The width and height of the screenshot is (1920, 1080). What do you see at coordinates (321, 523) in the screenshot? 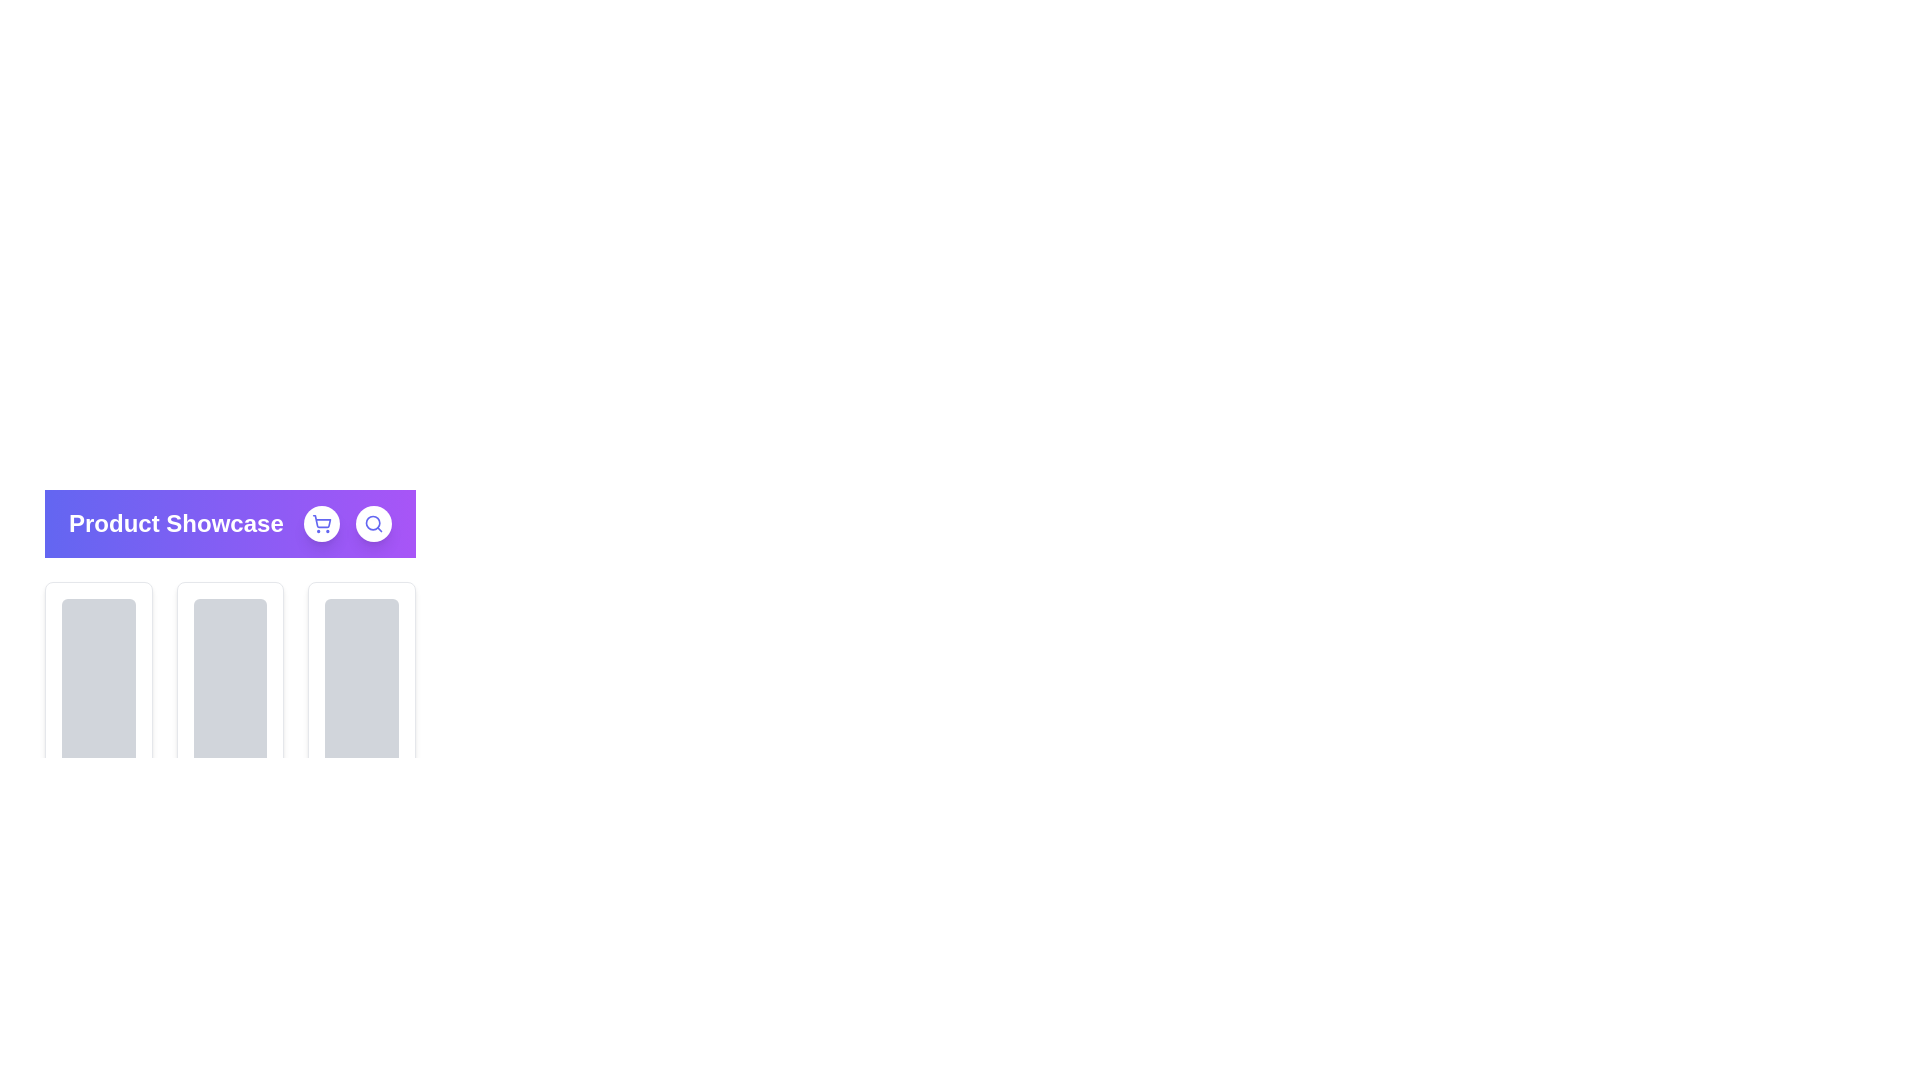
I see `the shopping cart button located at the top of the interface, to the right of the 'Product Showcase' text` at bounding box center [321, 523].